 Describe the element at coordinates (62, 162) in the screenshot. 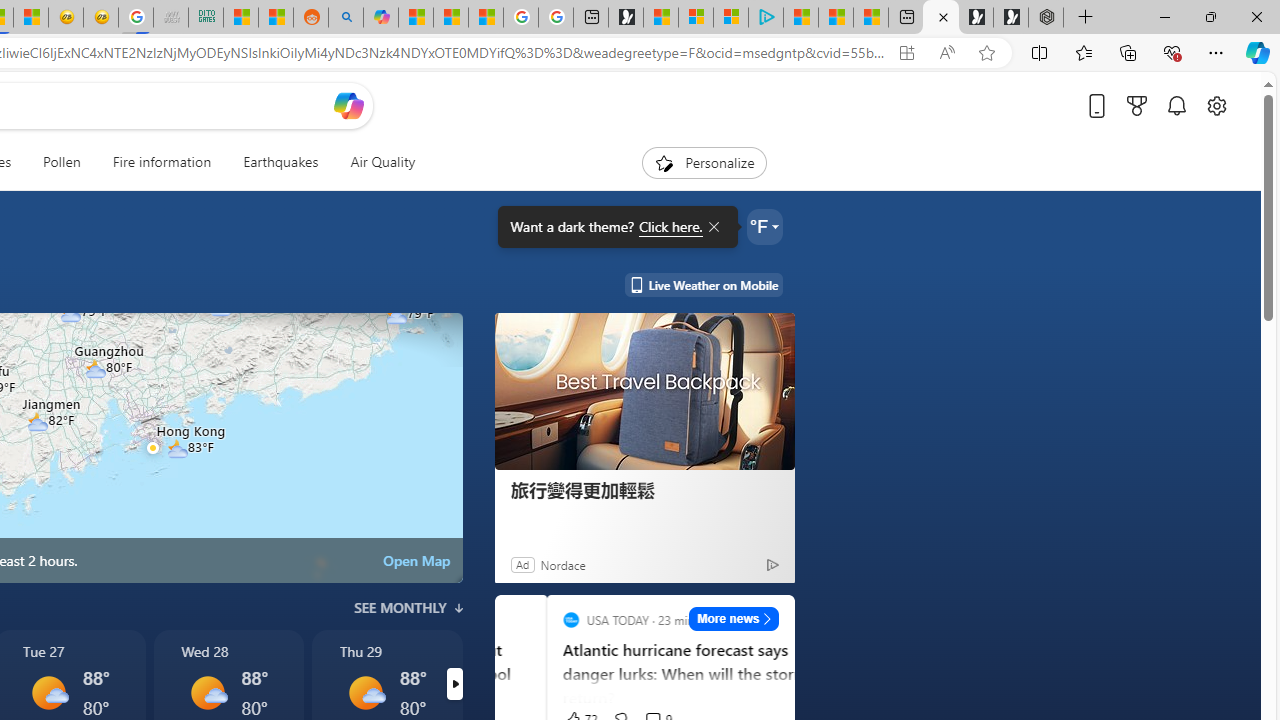

I see `'Pollen'` at that location.